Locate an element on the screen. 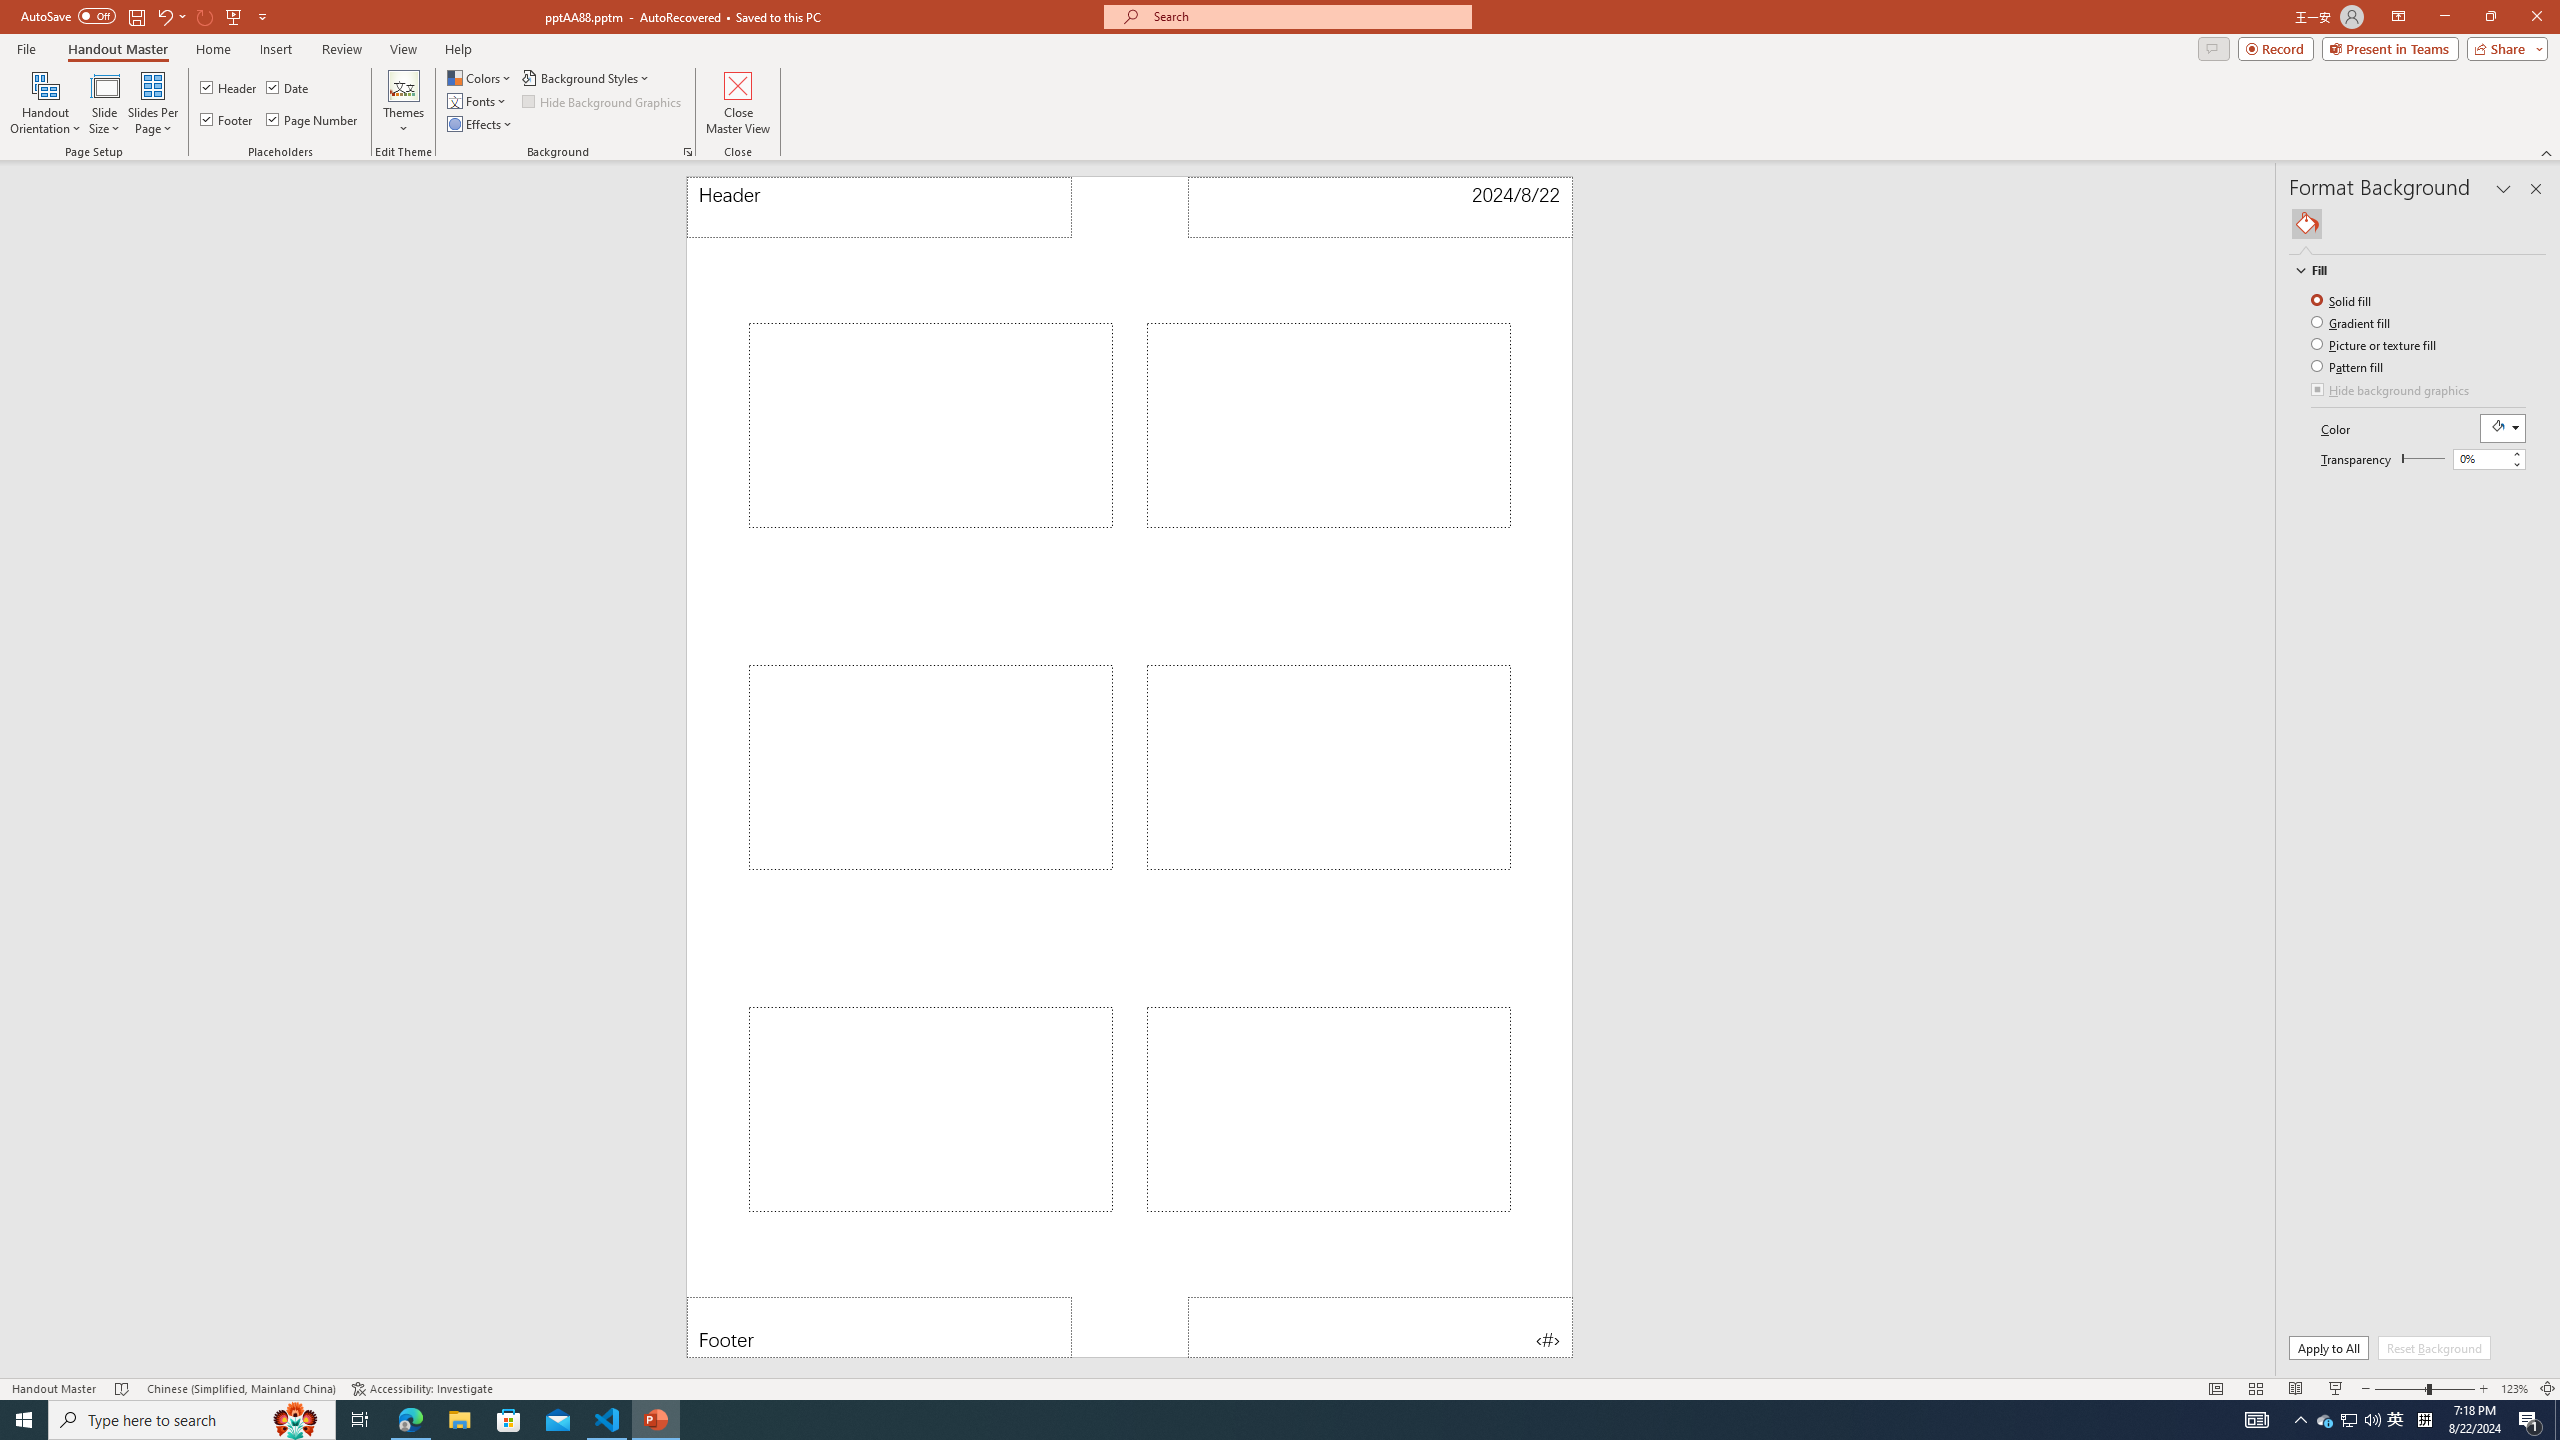 Image resolution: width=2560 pixels, height=1440 pixels. 'Colors' is located at coordinates (480, 77).